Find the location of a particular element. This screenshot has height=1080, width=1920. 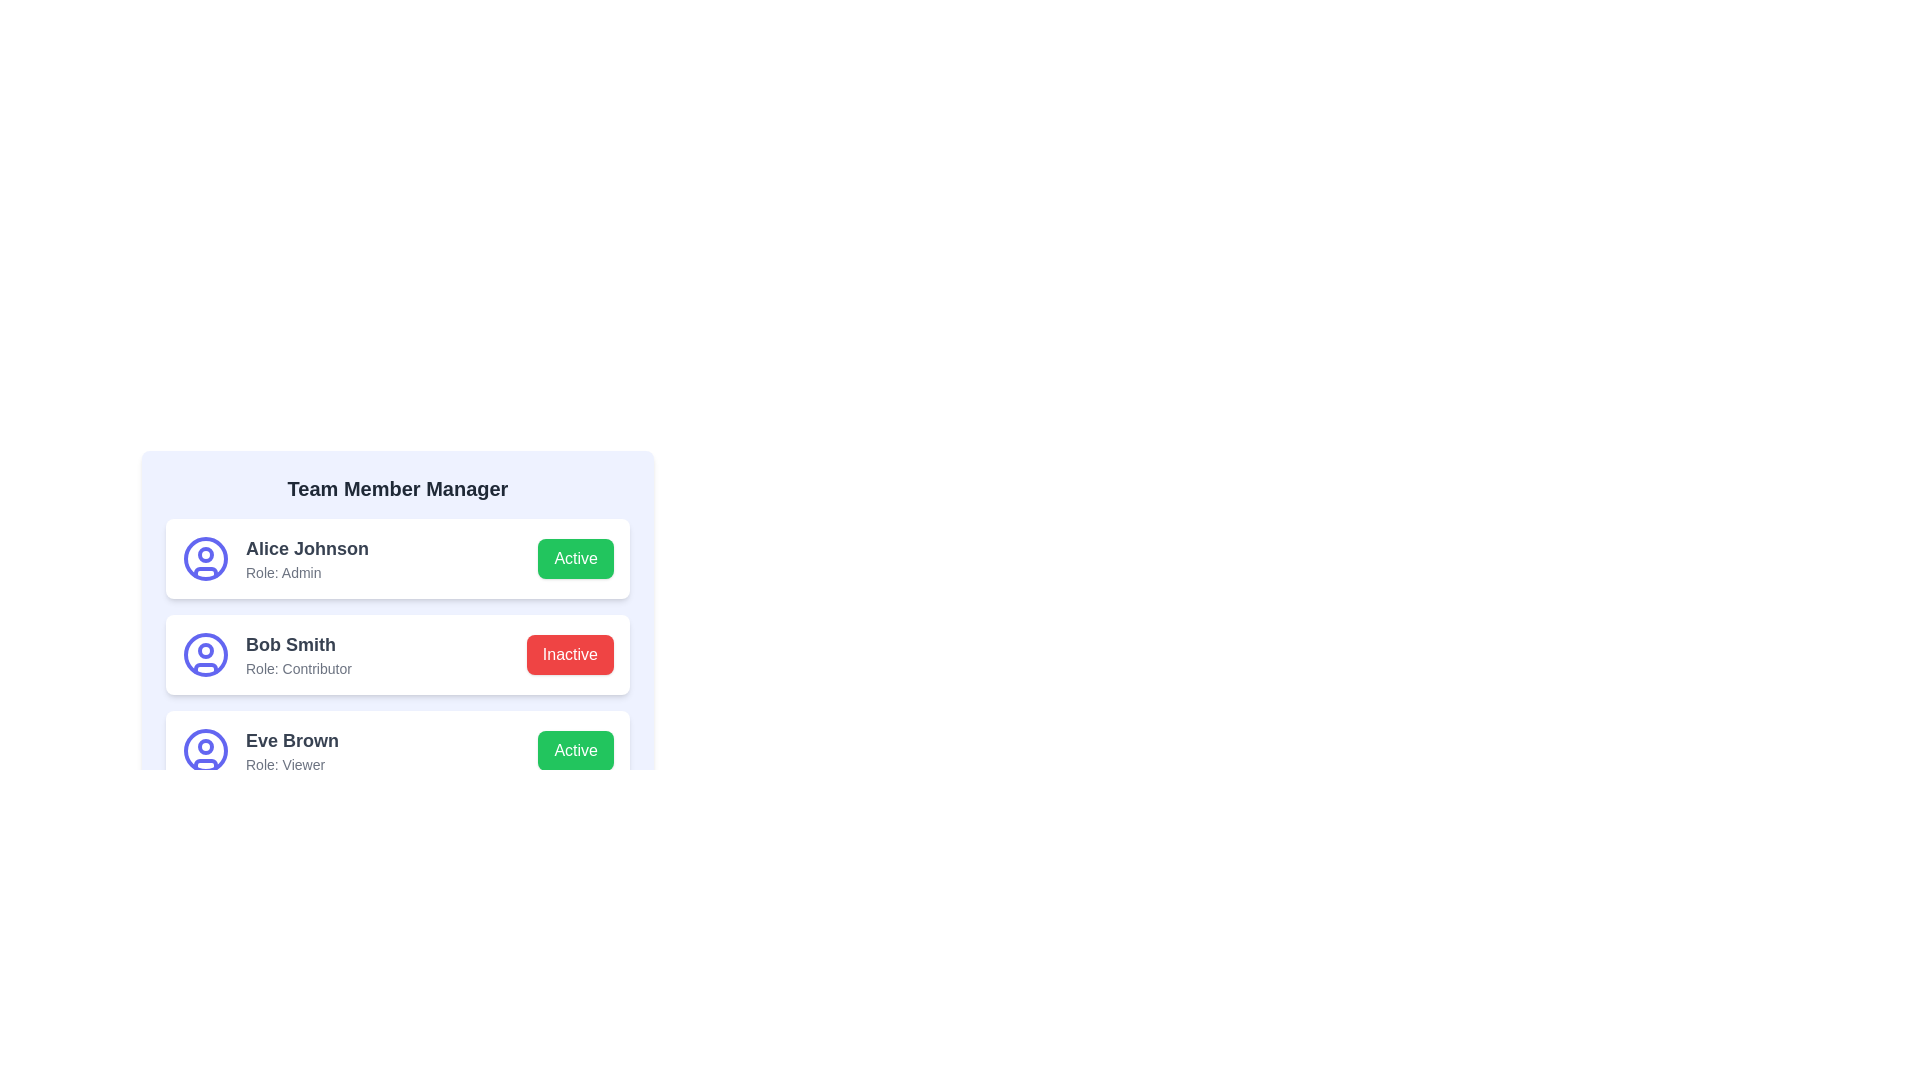

the composite UI element displaying the name 'Alice Johnson' with the role designation 'Role: Admin', located in the top entry of the user profiles list is located at coordinates (306, 559).